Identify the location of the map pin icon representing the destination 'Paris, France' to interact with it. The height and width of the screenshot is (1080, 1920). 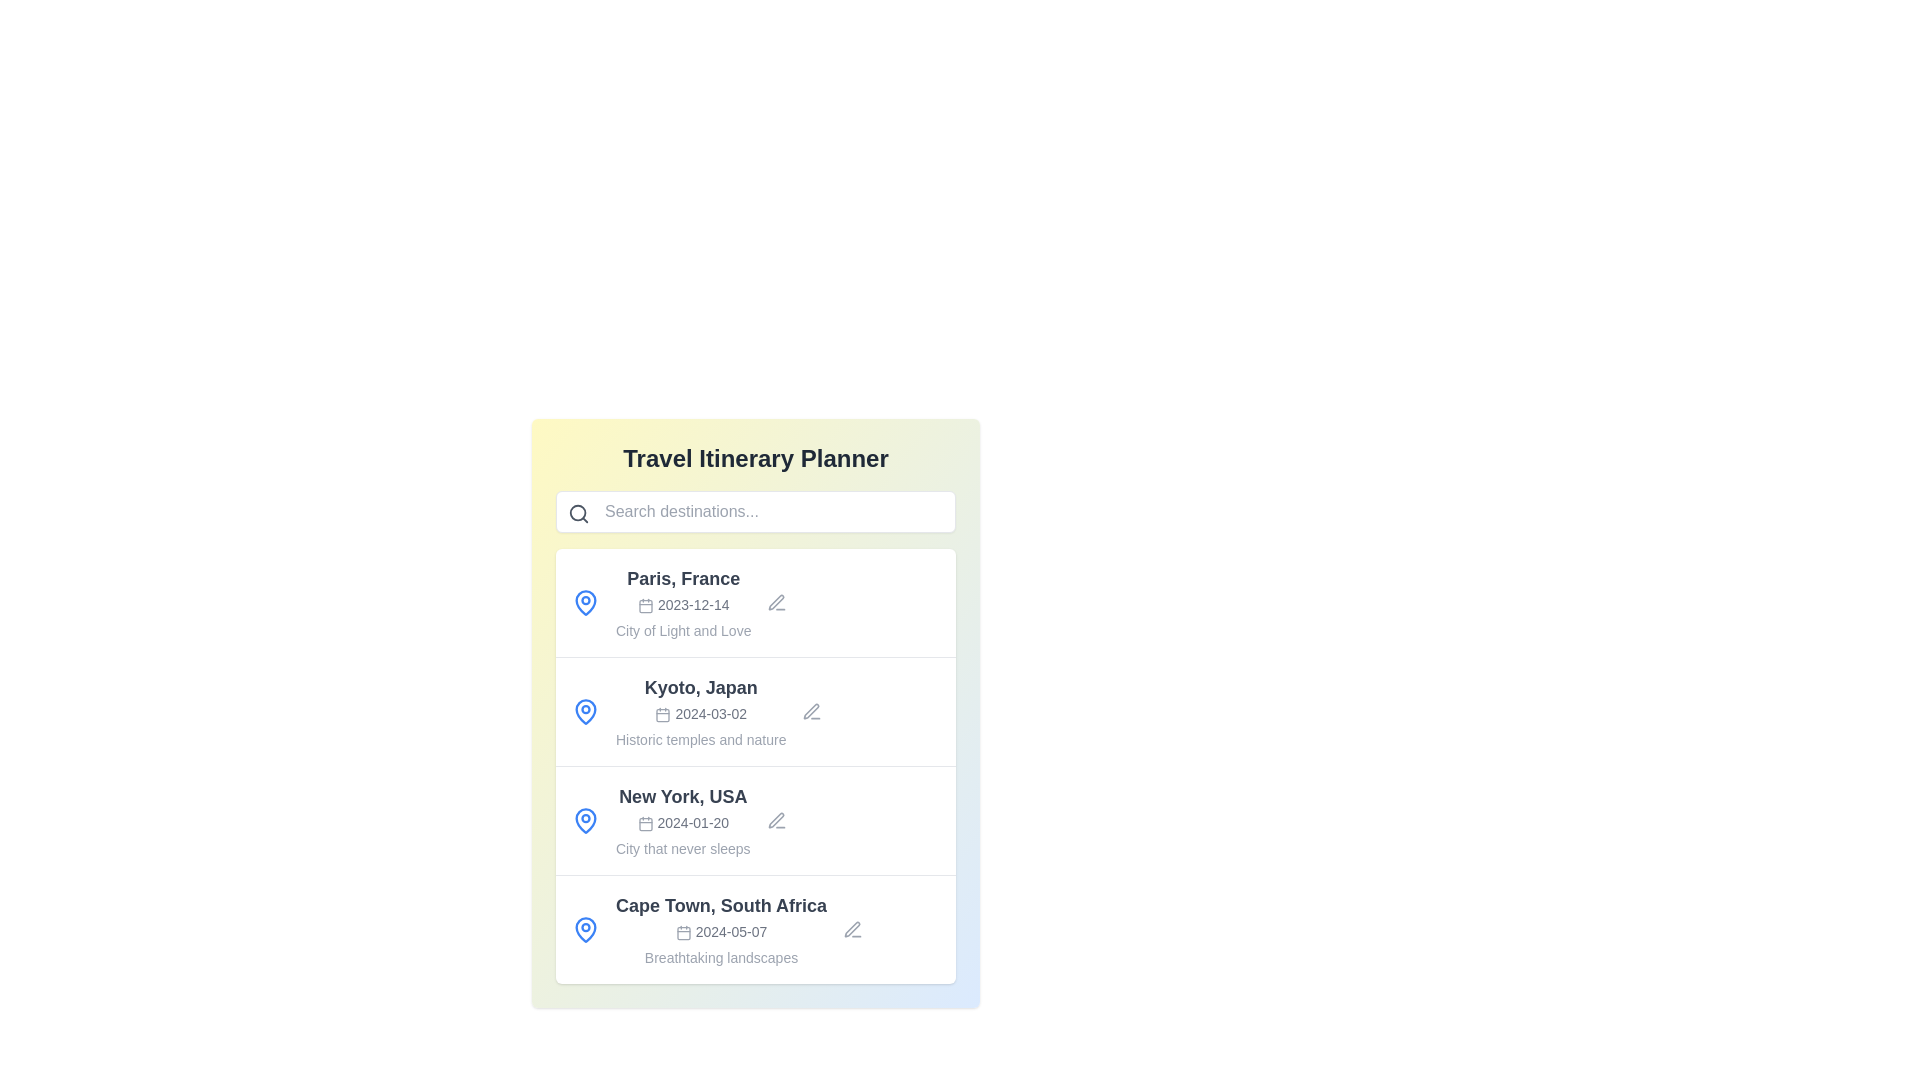
(584, 600).